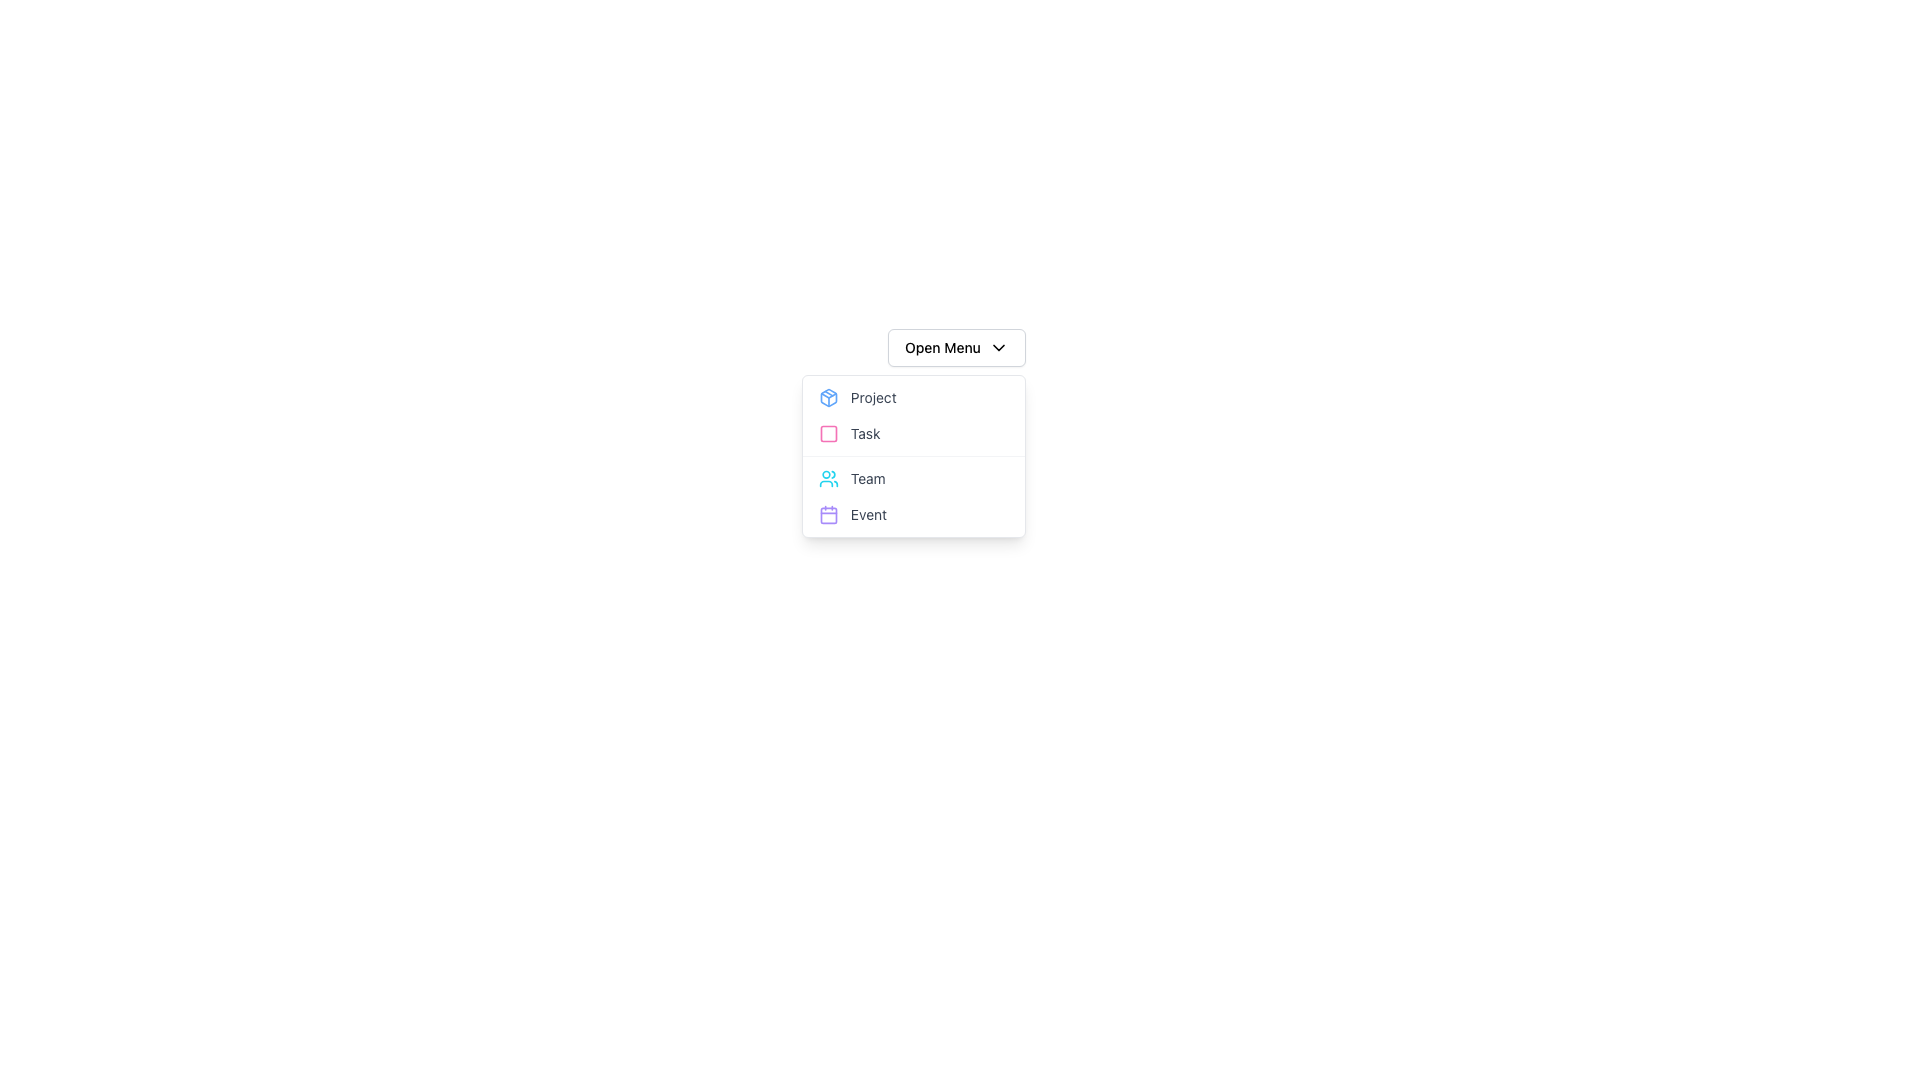 Image resolution: width=1920 pixels, height=1080 pixels. Describe the element at coordinates (828, 514) in the screenshot. I see `the inner rectangle of the calendar icon representing the 'Event' option located in the bottom right corner of a vertical list menu` at that location.